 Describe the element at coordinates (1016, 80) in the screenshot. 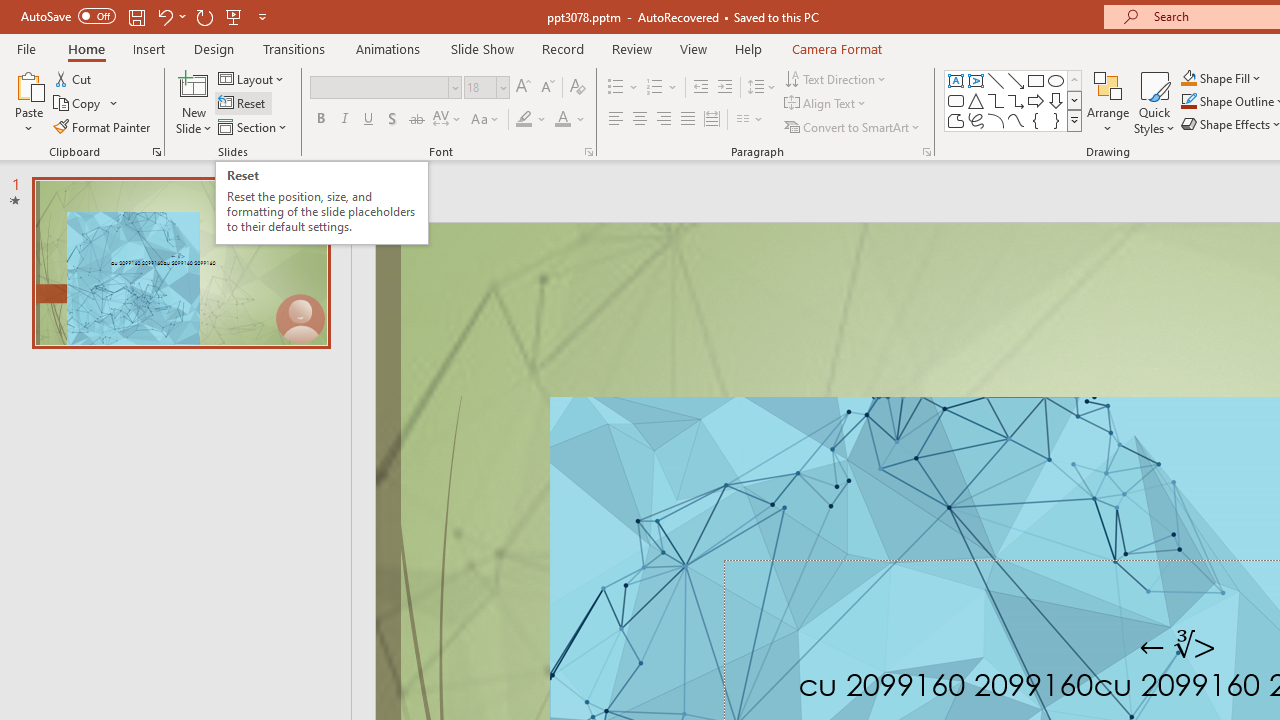

I see `'Line Arrow'` at that location.